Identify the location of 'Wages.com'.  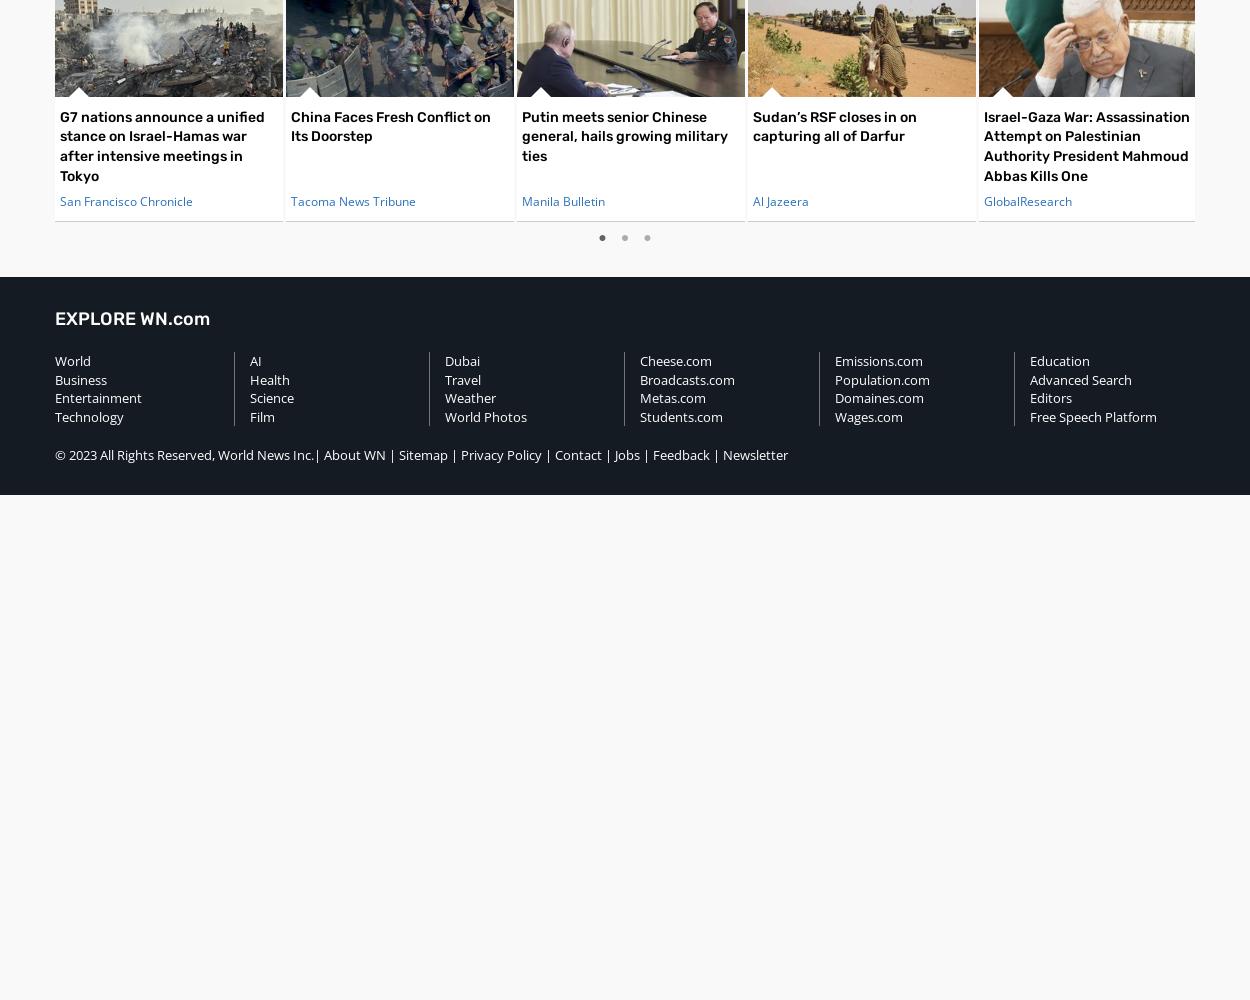
(868, 416).